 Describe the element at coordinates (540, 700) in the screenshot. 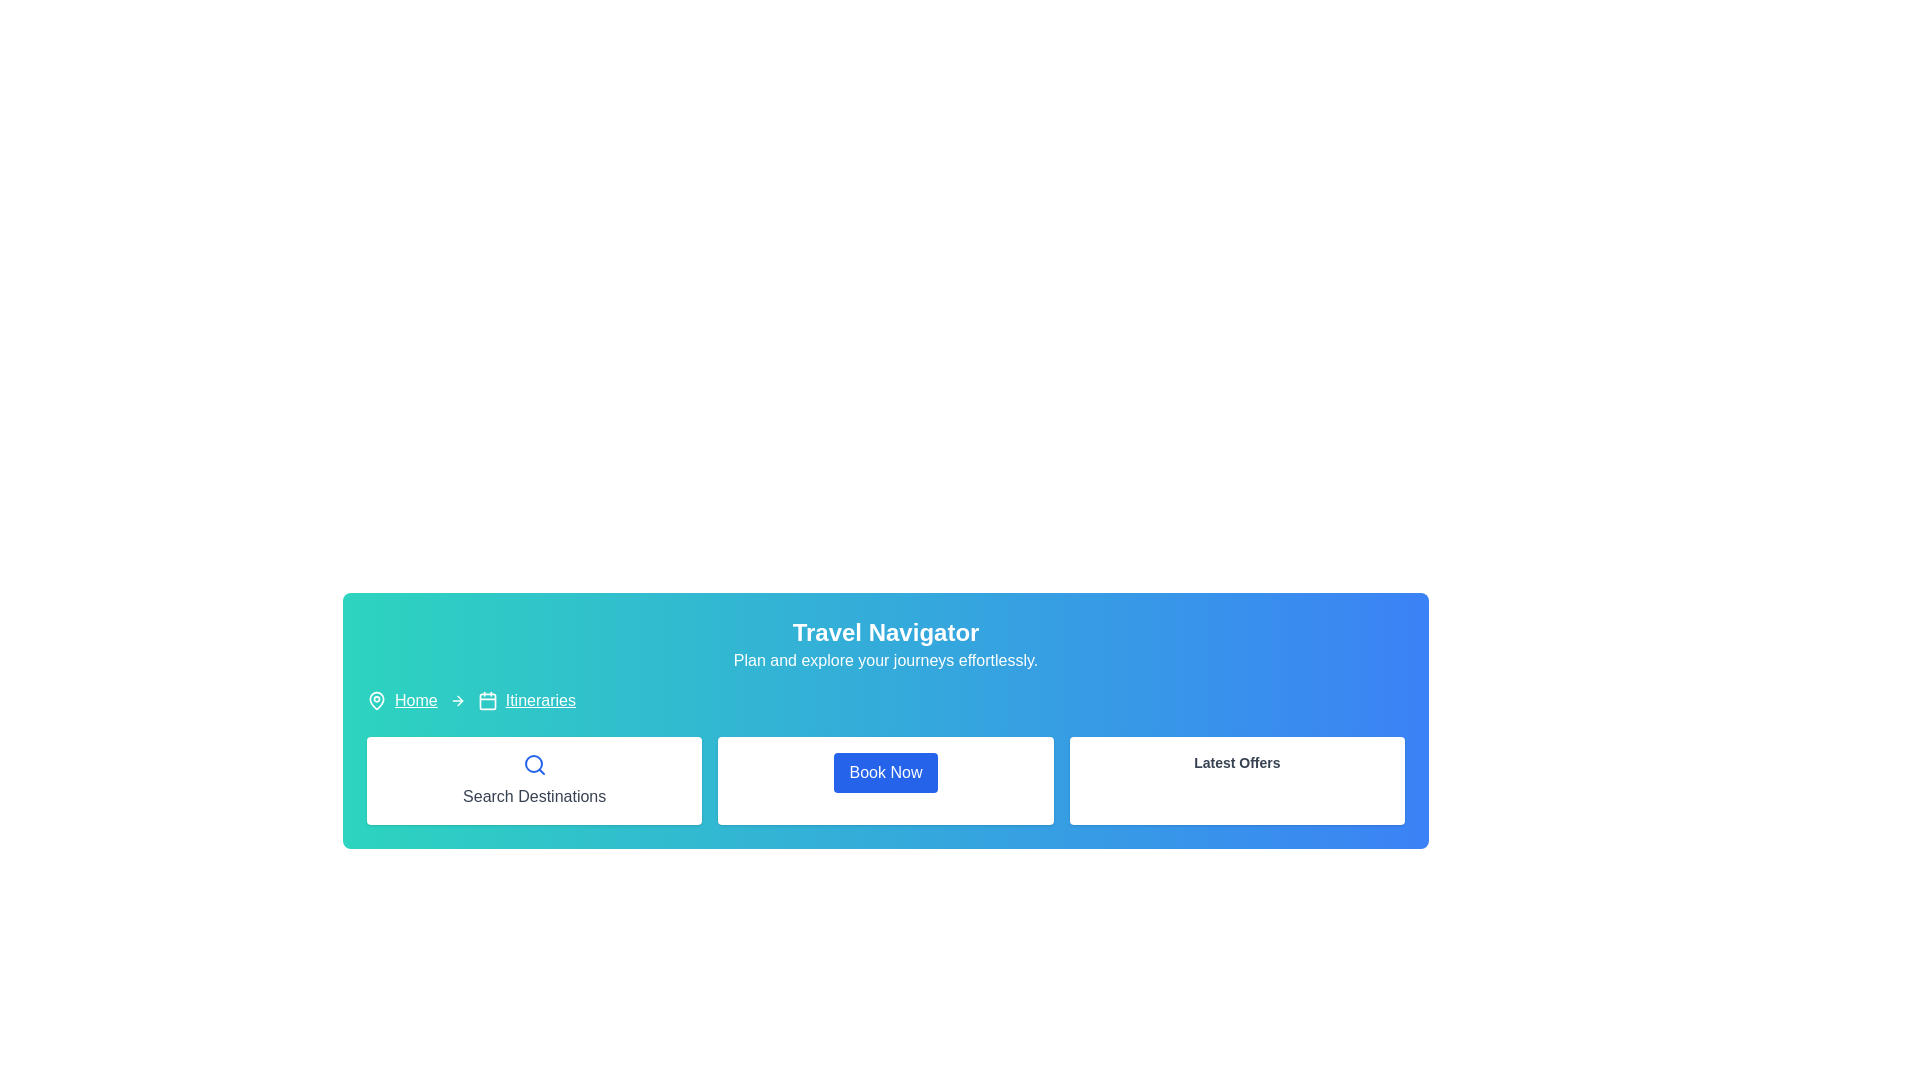

I see `the navigational hyperlink positioned to the right of the calendar icon in the horizontal navigation bar at the bottom of the header section` at that location.